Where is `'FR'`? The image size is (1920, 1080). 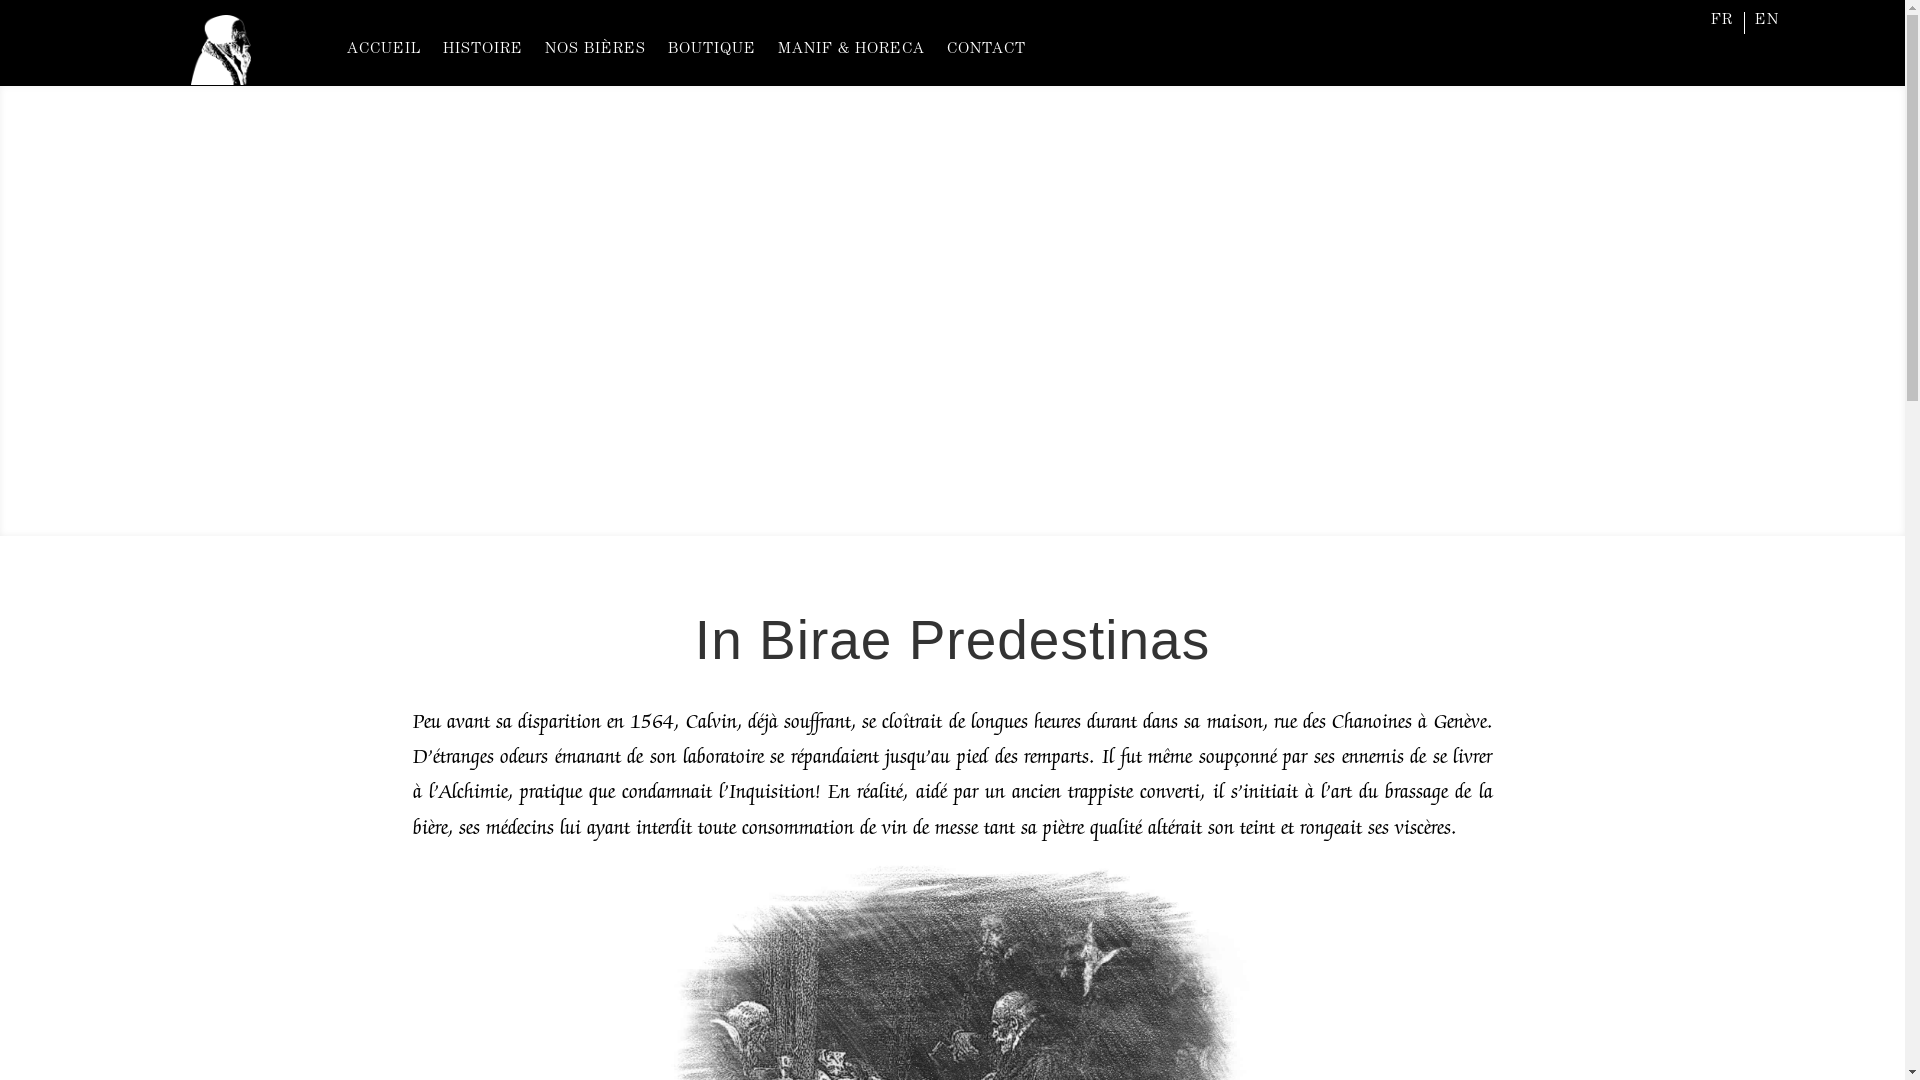
'FR' is located at coordinates (1721, 24).